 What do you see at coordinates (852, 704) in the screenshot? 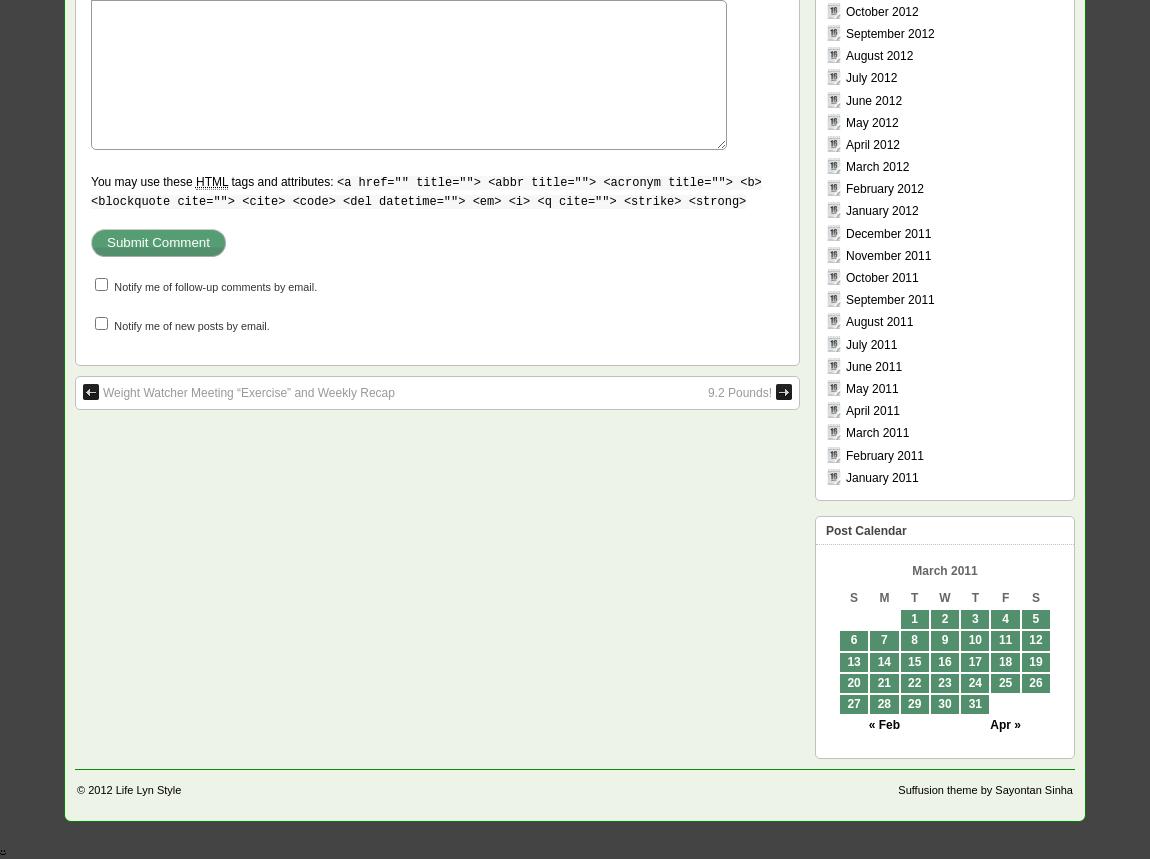
I see `'27'` at bounding box center [852, 704].